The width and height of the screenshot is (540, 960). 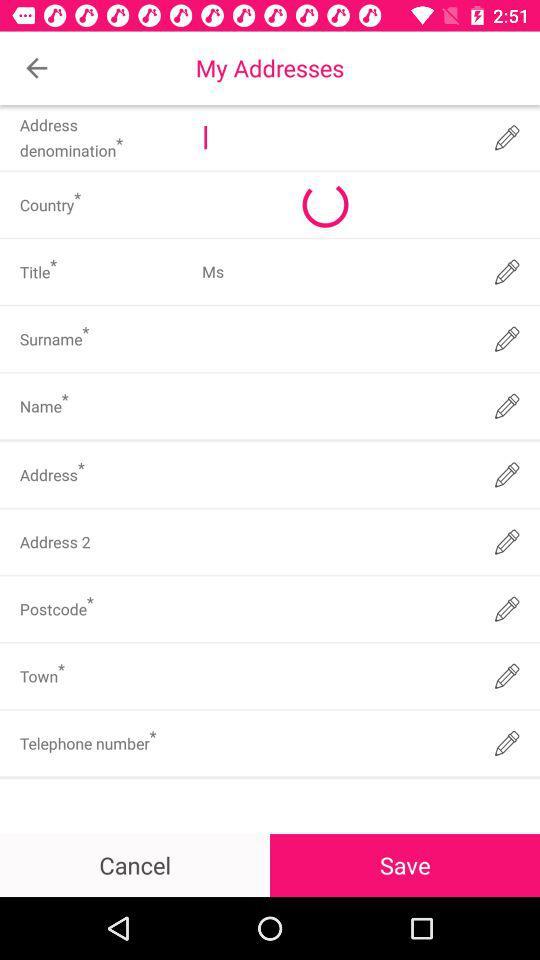 I want to click on address bar, so click(x=335, y=136).